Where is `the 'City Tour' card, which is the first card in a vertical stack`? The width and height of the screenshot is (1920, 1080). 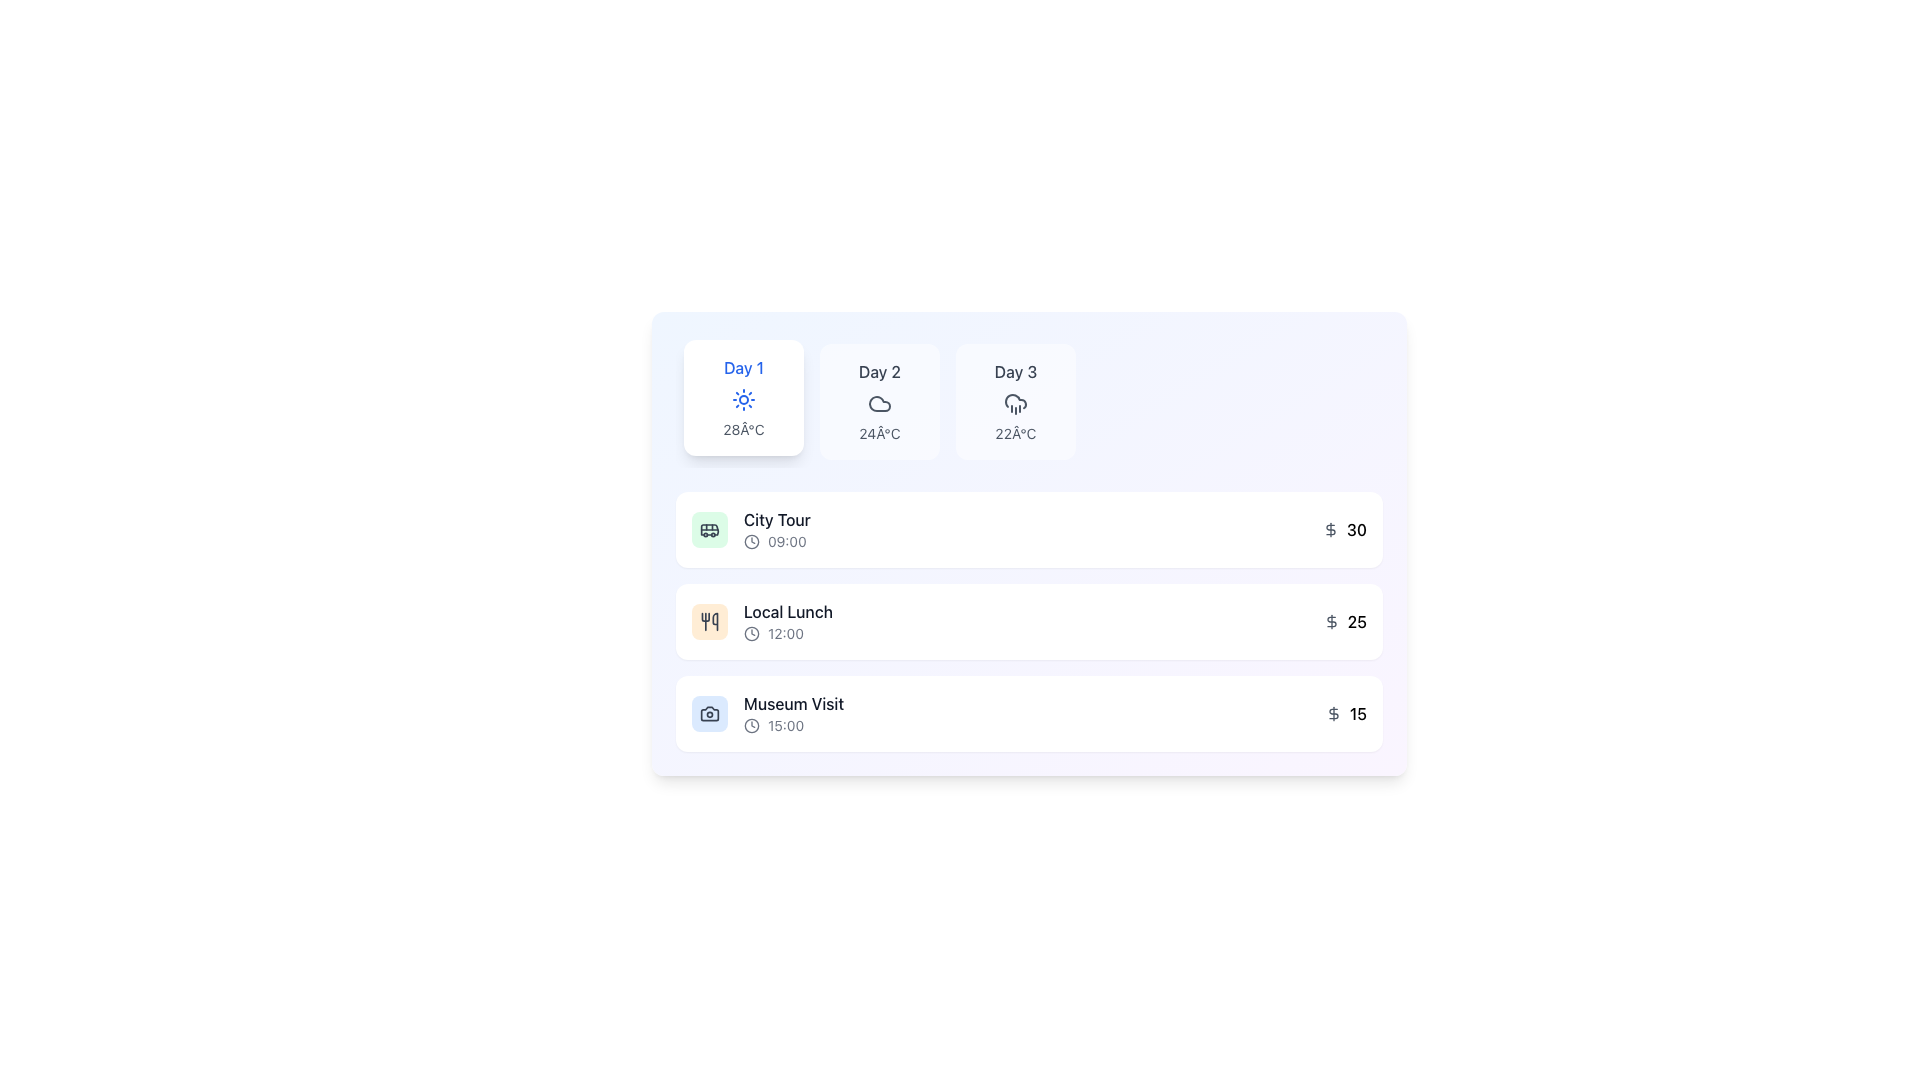 the 'City Tour' card, which is the first card in a vertical stack is located at coordinates (1029, 528).